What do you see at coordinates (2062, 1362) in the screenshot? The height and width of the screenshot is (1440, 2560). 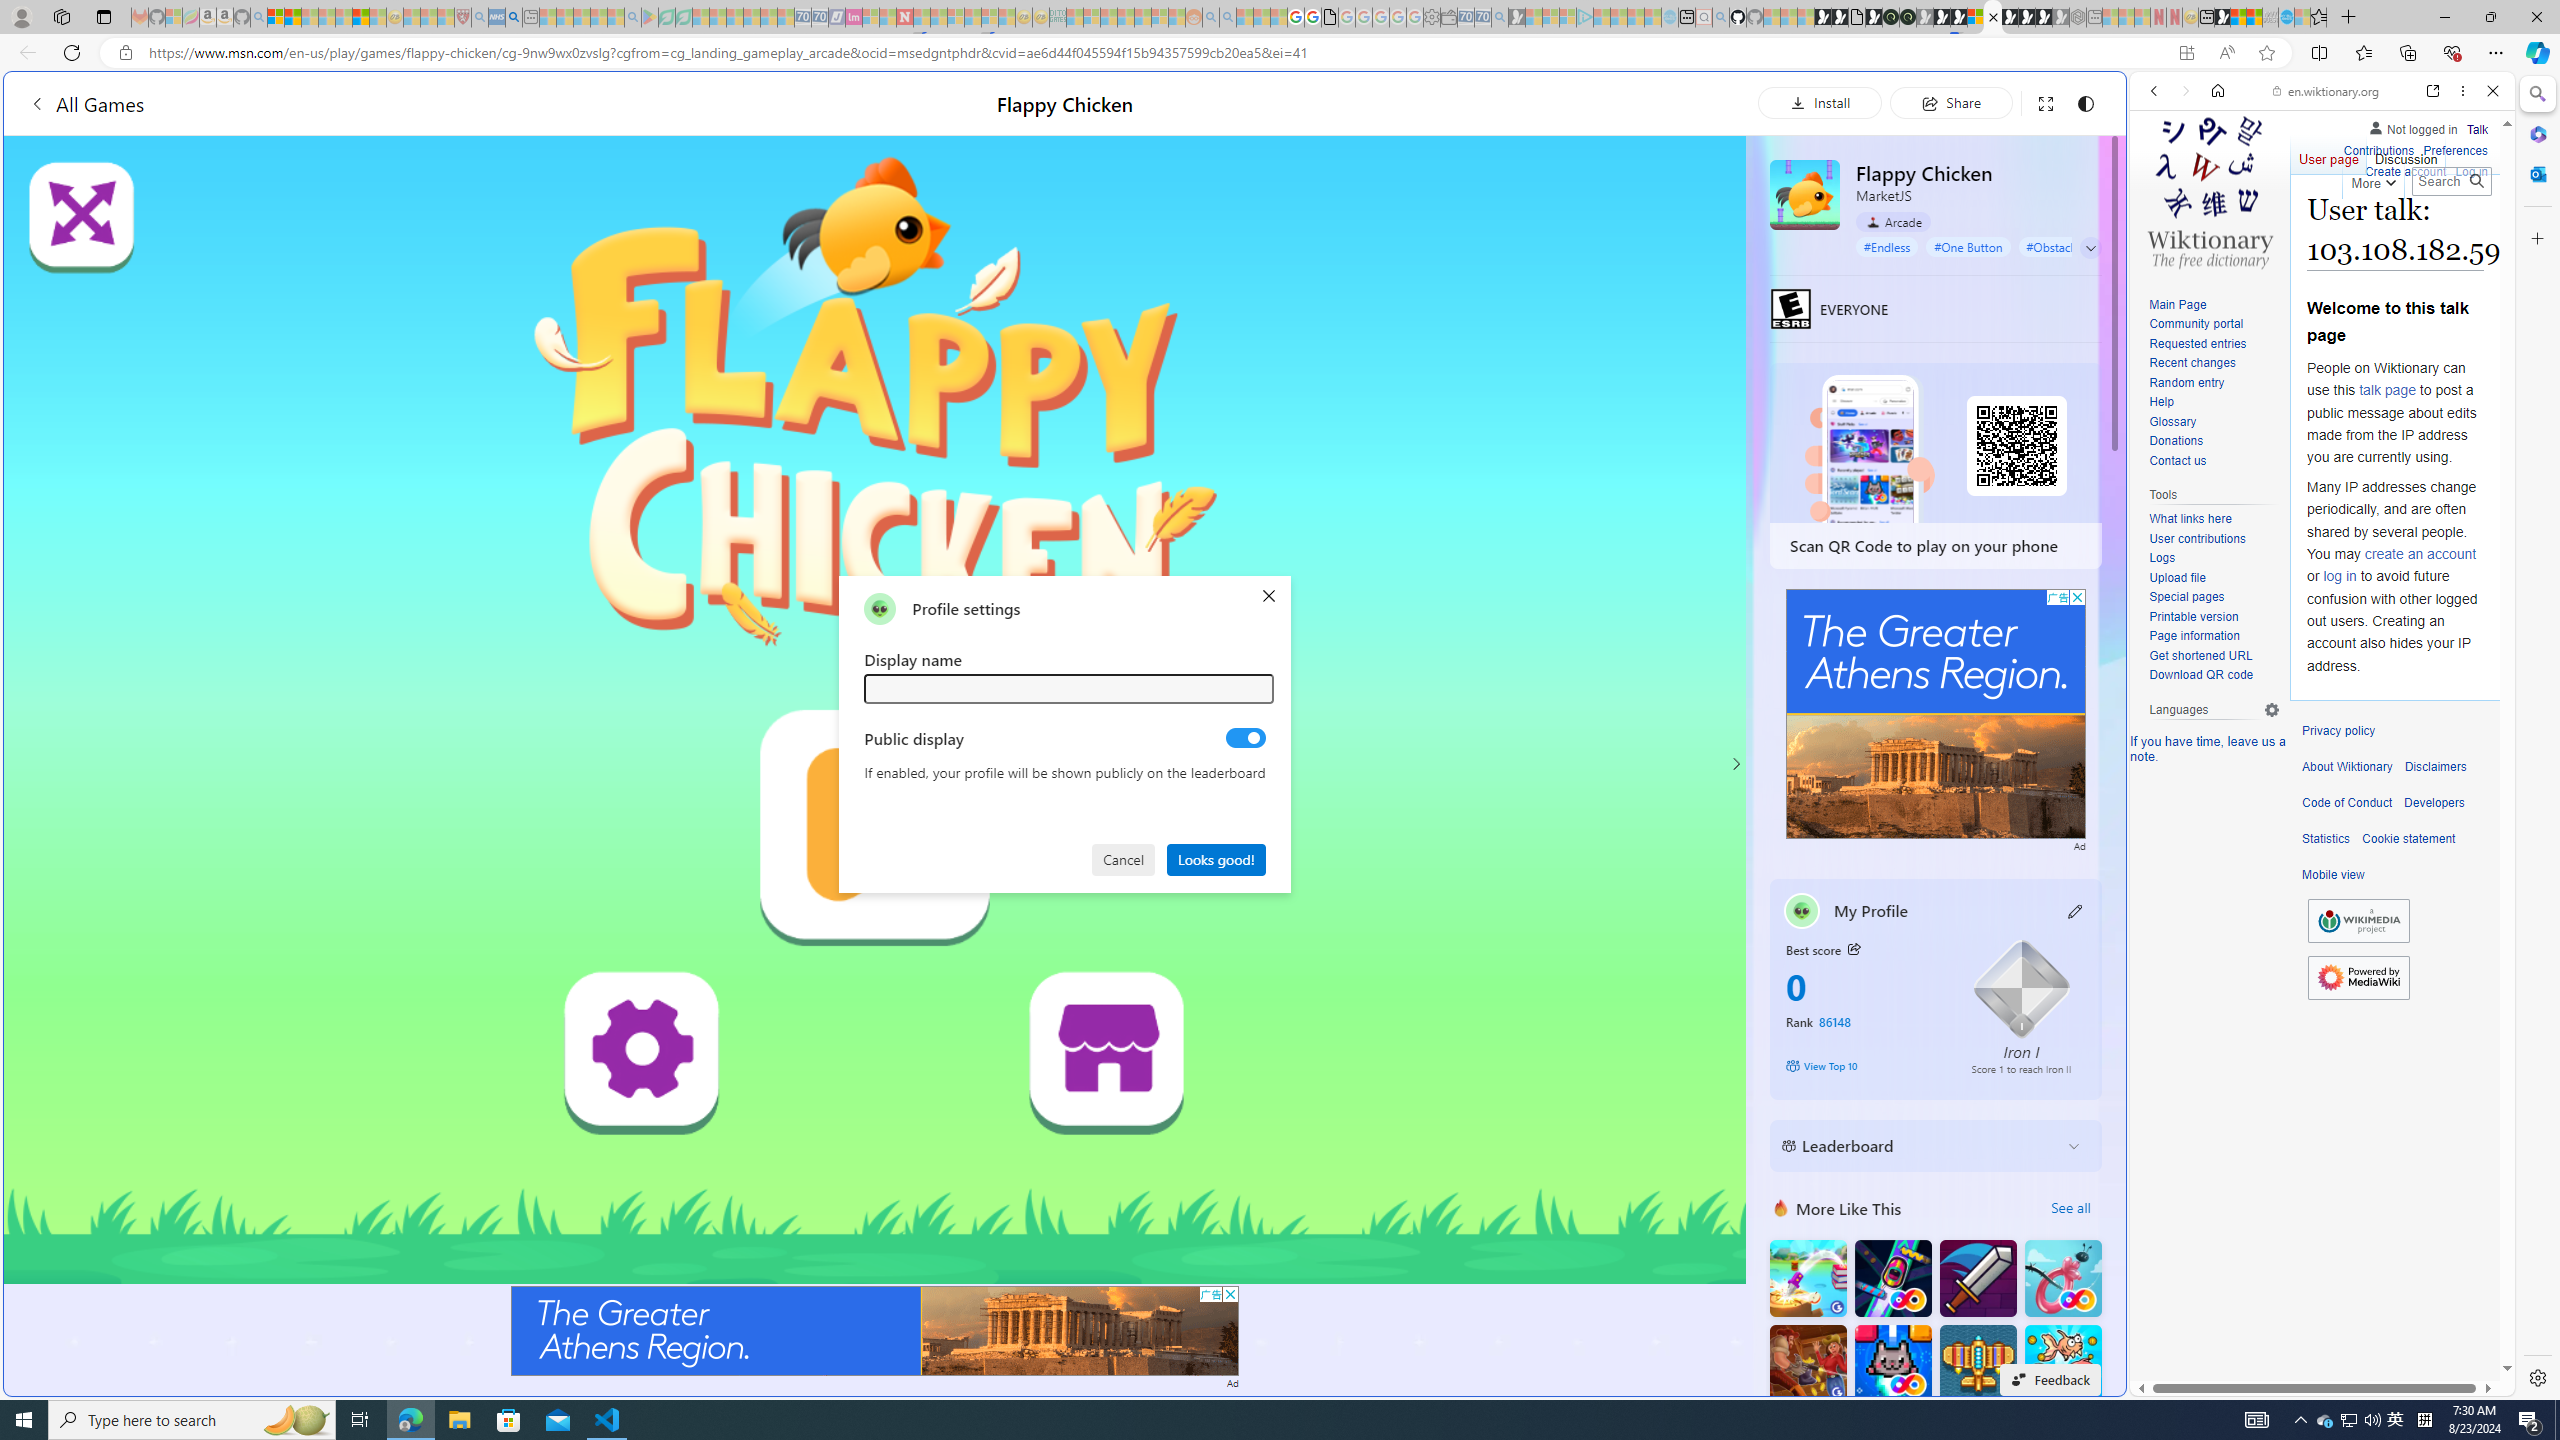 I see `'Fish Merge FRVR'` at bounding box center [2062, 1362].